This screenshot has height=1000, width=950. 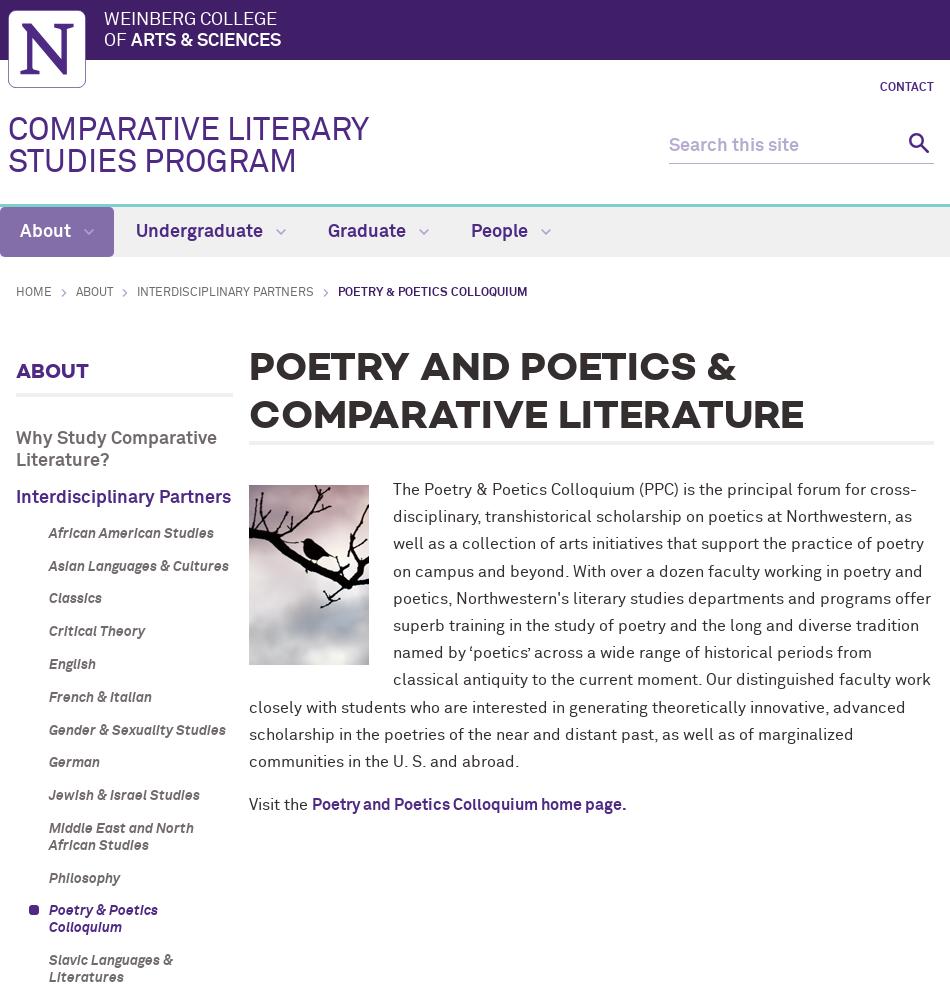 What do you see at coordinates (525, 393) in the screenshot?
I see `'Poetry and Poetics & Comparative Literature'` at bounding box center [525, 393].